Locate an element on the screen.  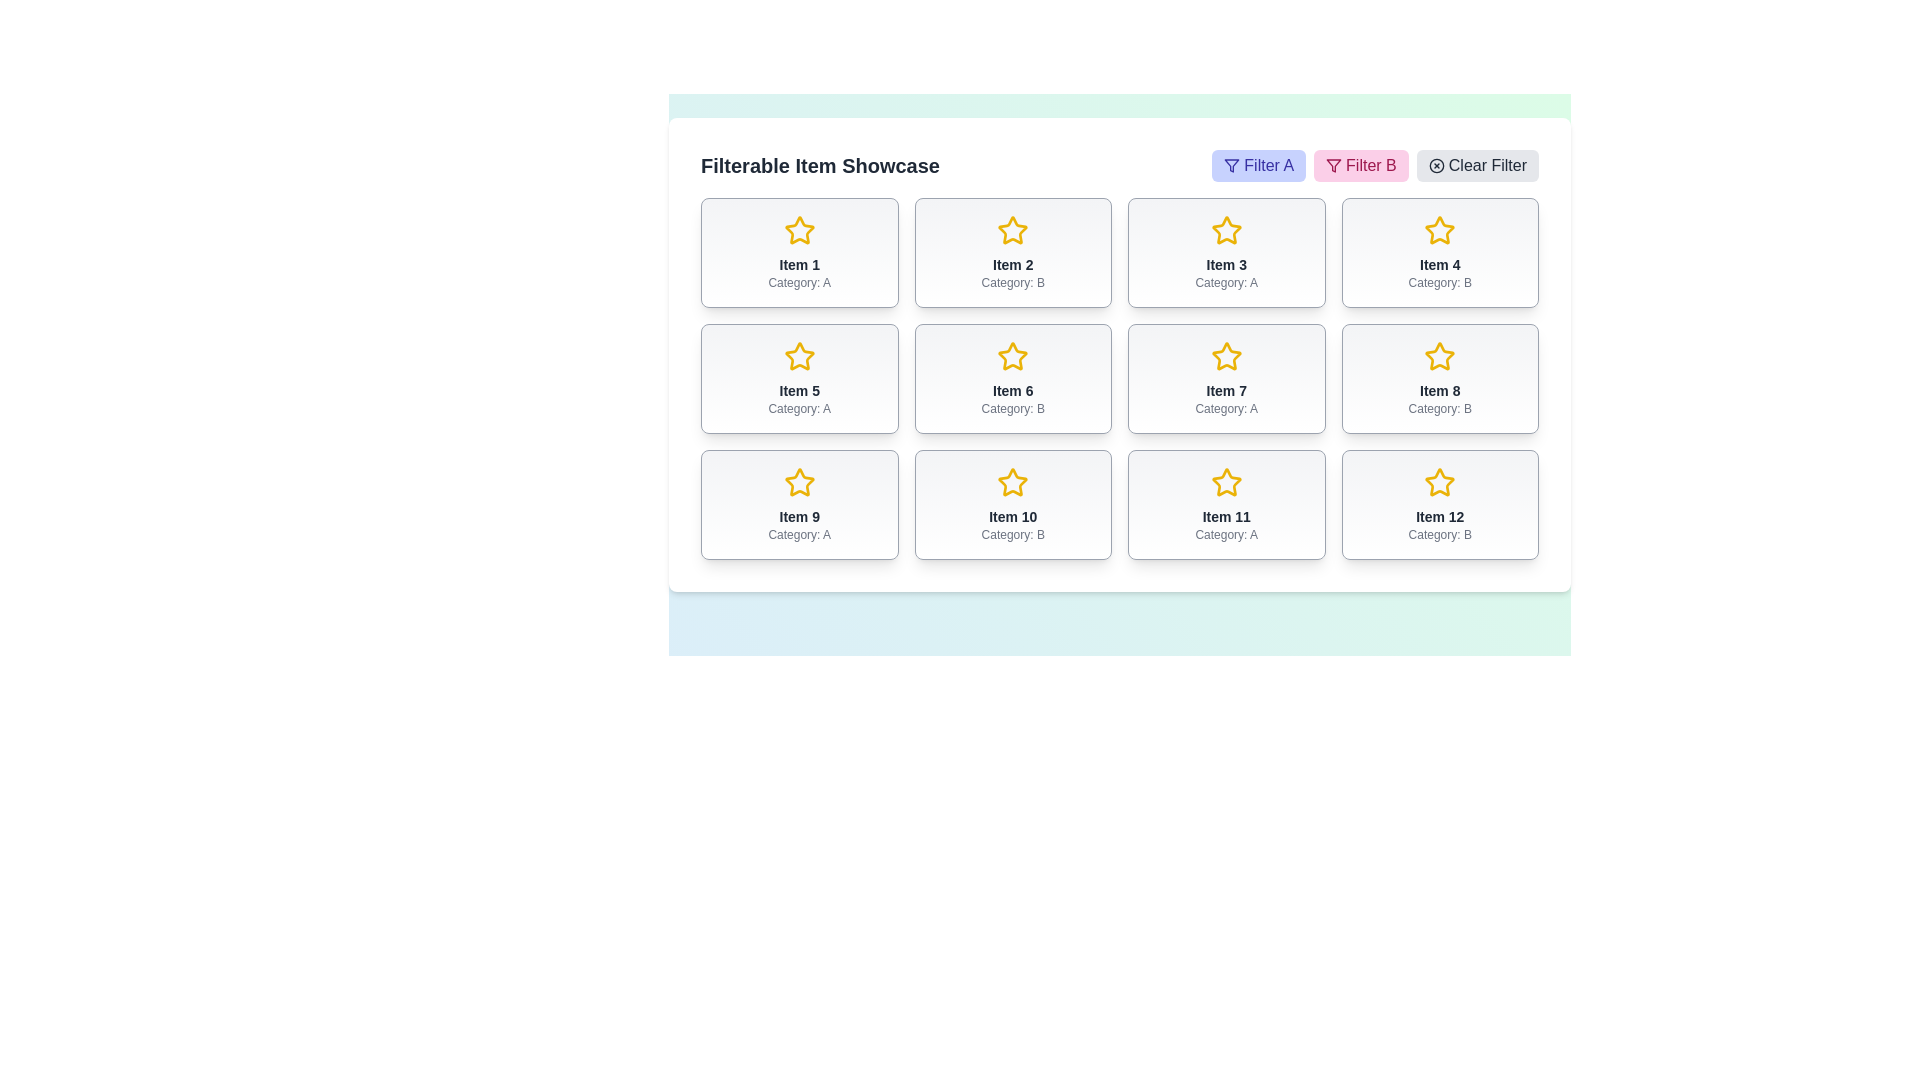
the 'Clear Filter' button, which is the third button in the horizontal section of the filterable item showcase titled 'Filterable Item Showcase' is located at coordinates (1118, 164).